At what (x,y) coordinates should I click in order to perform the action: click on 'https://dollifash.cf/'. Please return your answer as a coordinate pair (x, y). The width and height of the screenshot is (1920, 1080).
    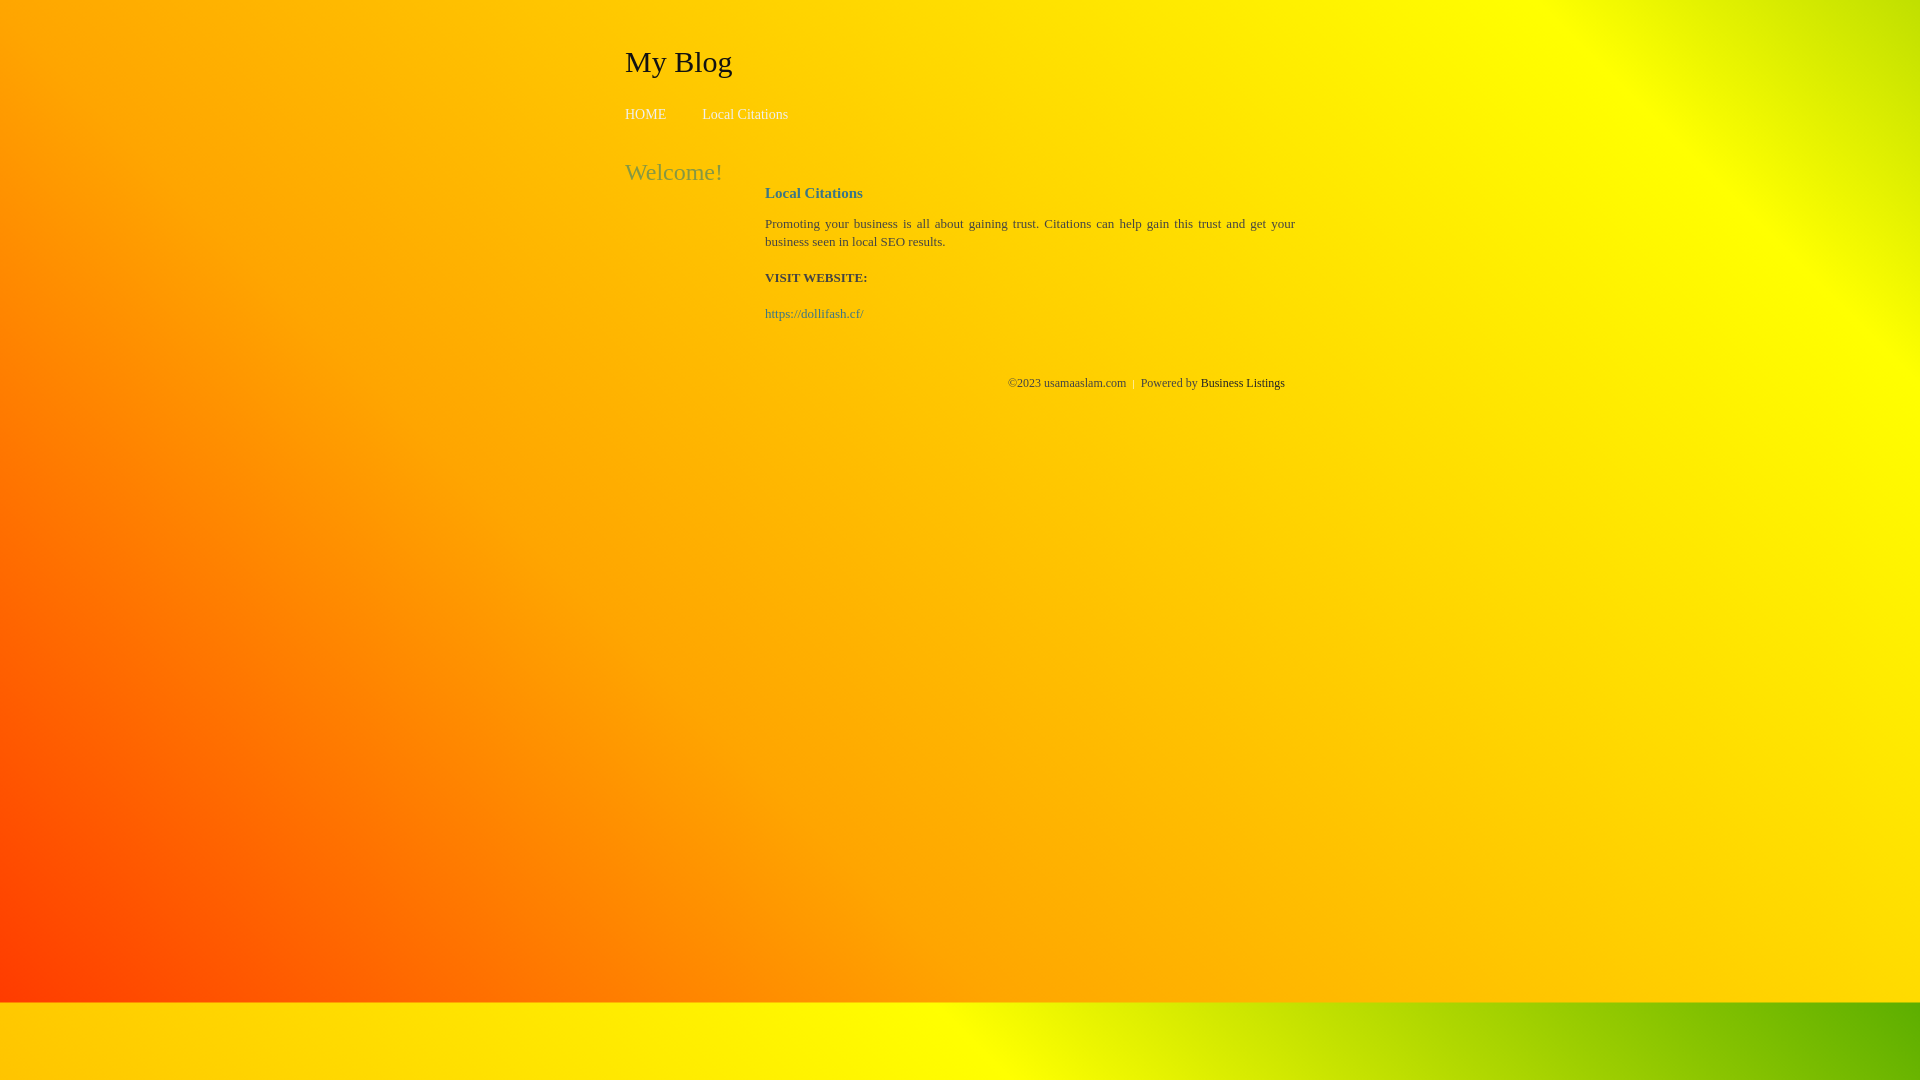
    Looking at the image, I should click on (814, 313).